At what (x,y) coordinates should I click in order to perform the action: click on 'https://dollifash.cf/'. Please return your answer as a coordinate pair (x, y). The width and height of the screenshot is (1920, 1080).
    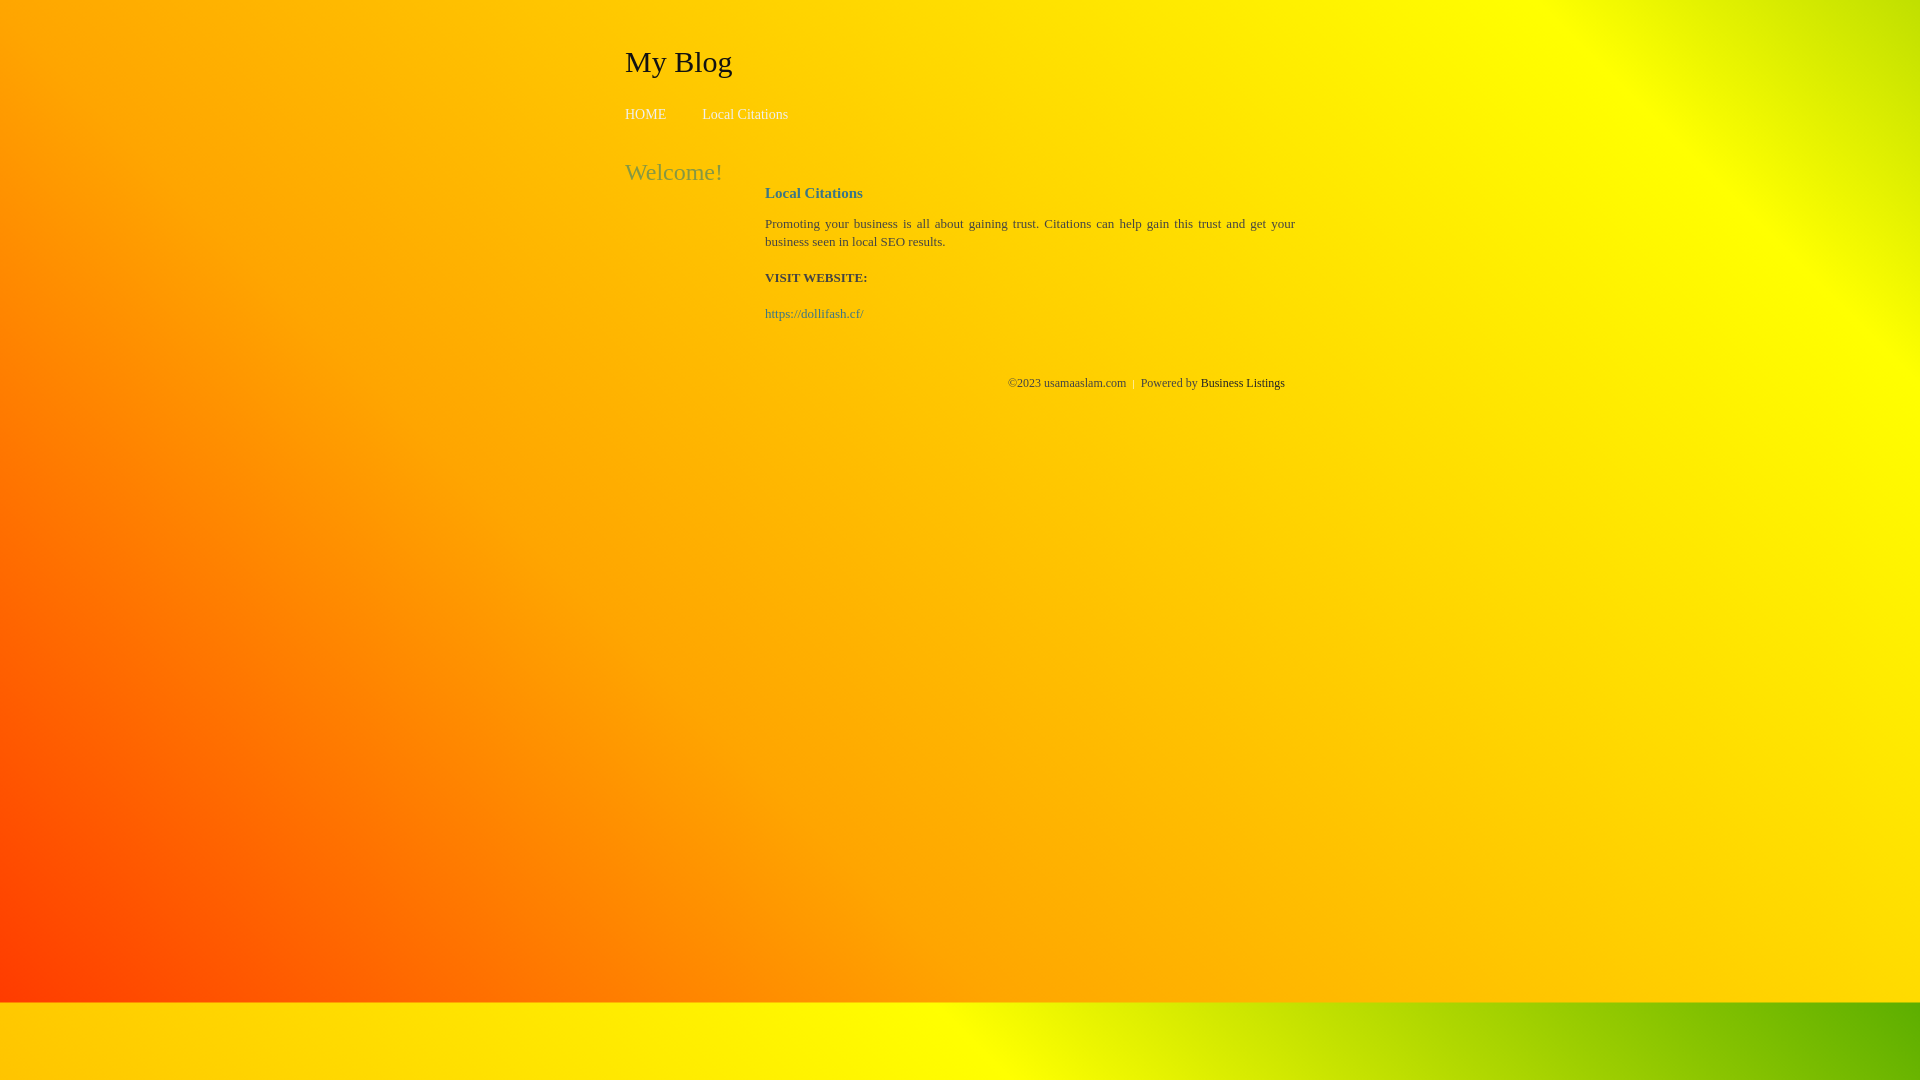
    Looking at the image, I should click on (814, 313).